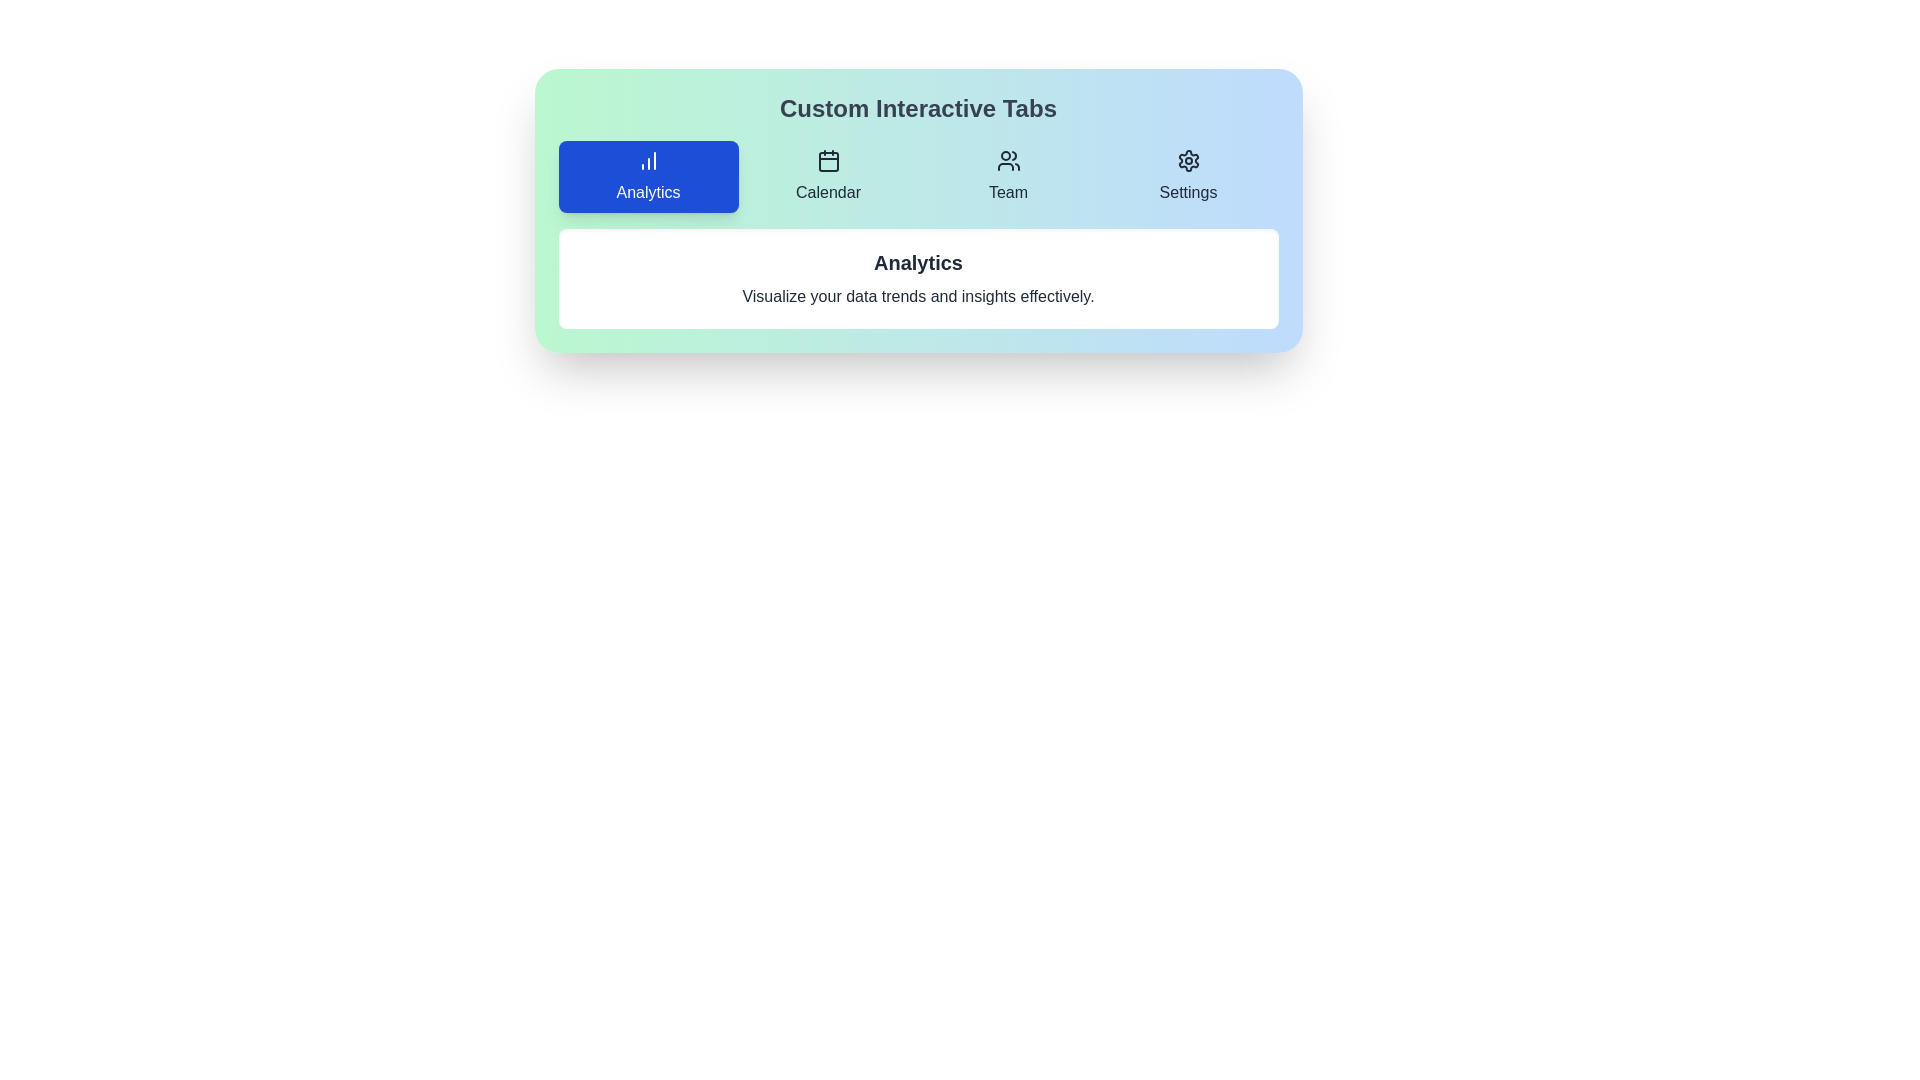 This screenshot has width=1920, height=1080. I want to click on the label located, so click(828, 192).